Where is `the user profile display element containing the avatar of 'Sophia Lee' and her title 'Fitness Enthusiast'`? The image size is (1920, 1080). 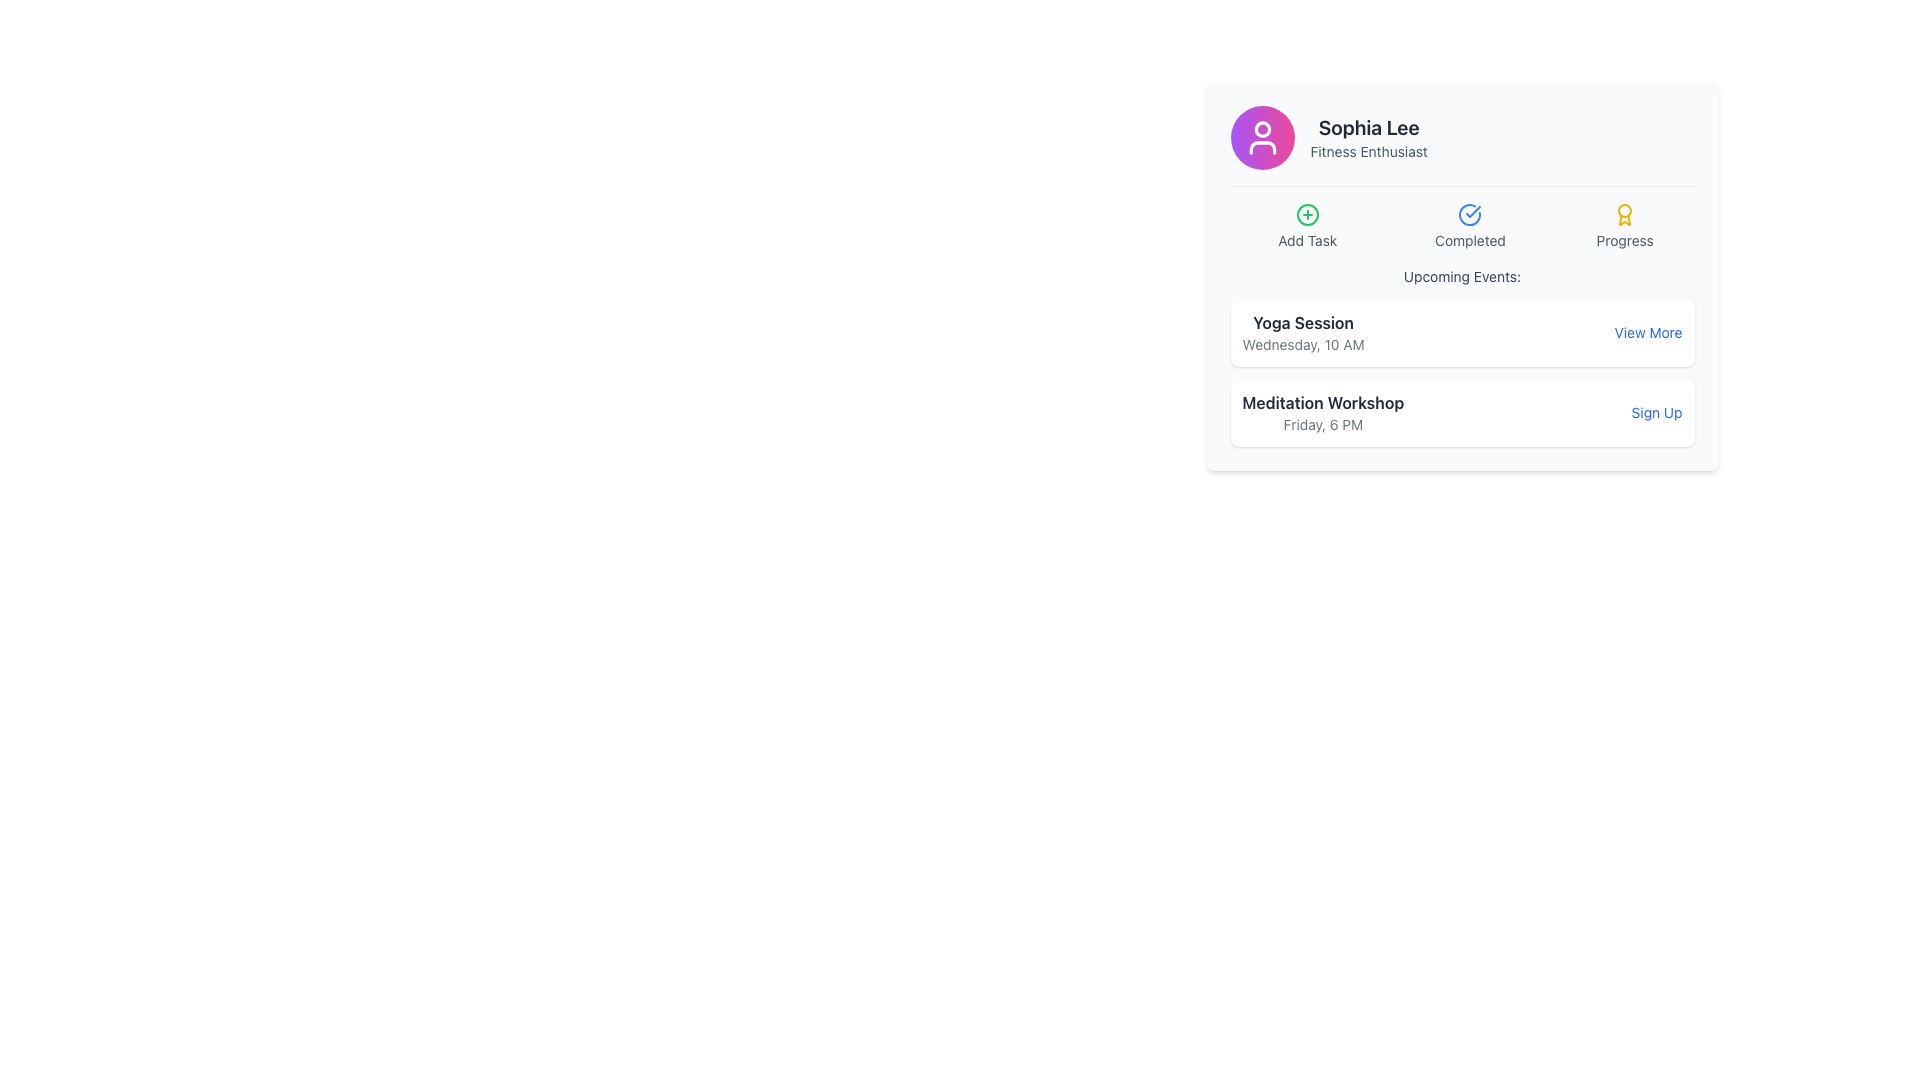 the user profile display element containing the avatar of 'Sophia Lee' and her title 'Fitness Enthusiast' is located at coordinates (1462, 145).